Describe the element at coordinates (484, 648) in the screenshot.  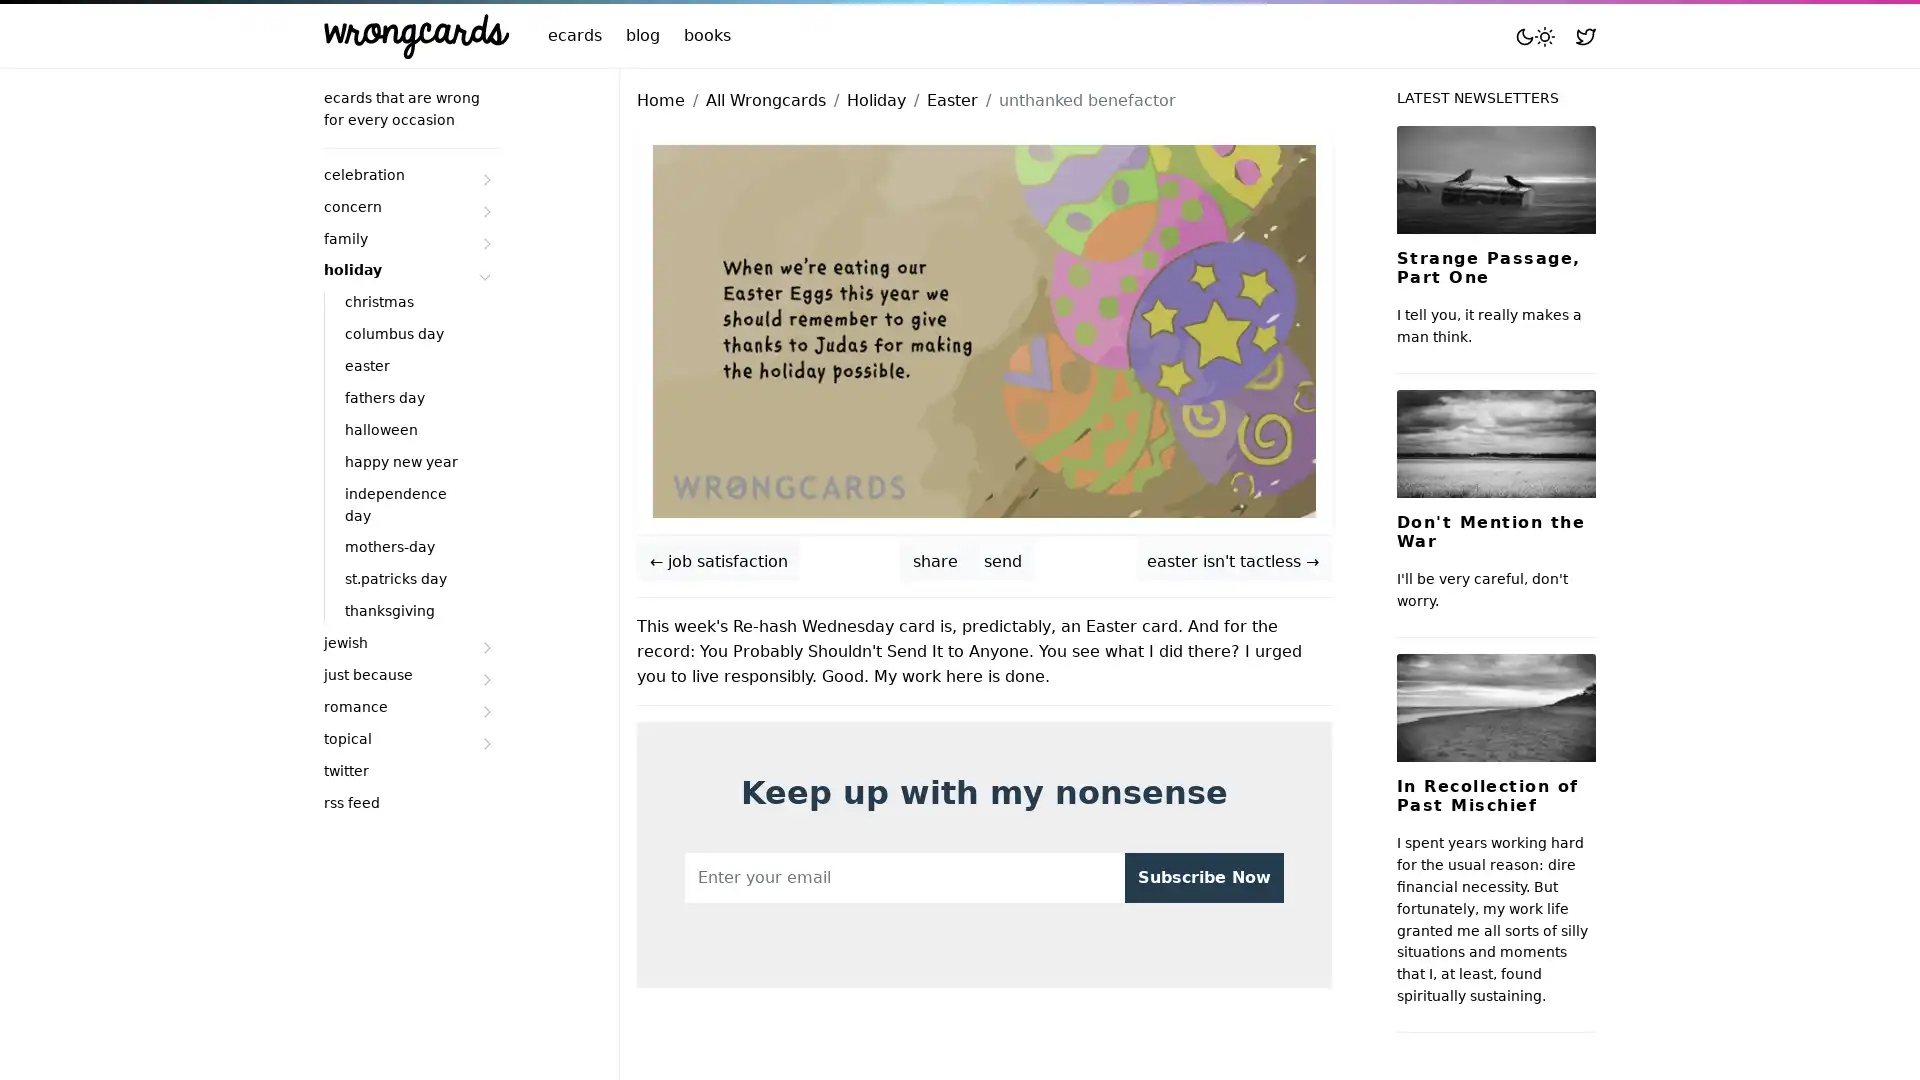
I see `Submenu` at that location.